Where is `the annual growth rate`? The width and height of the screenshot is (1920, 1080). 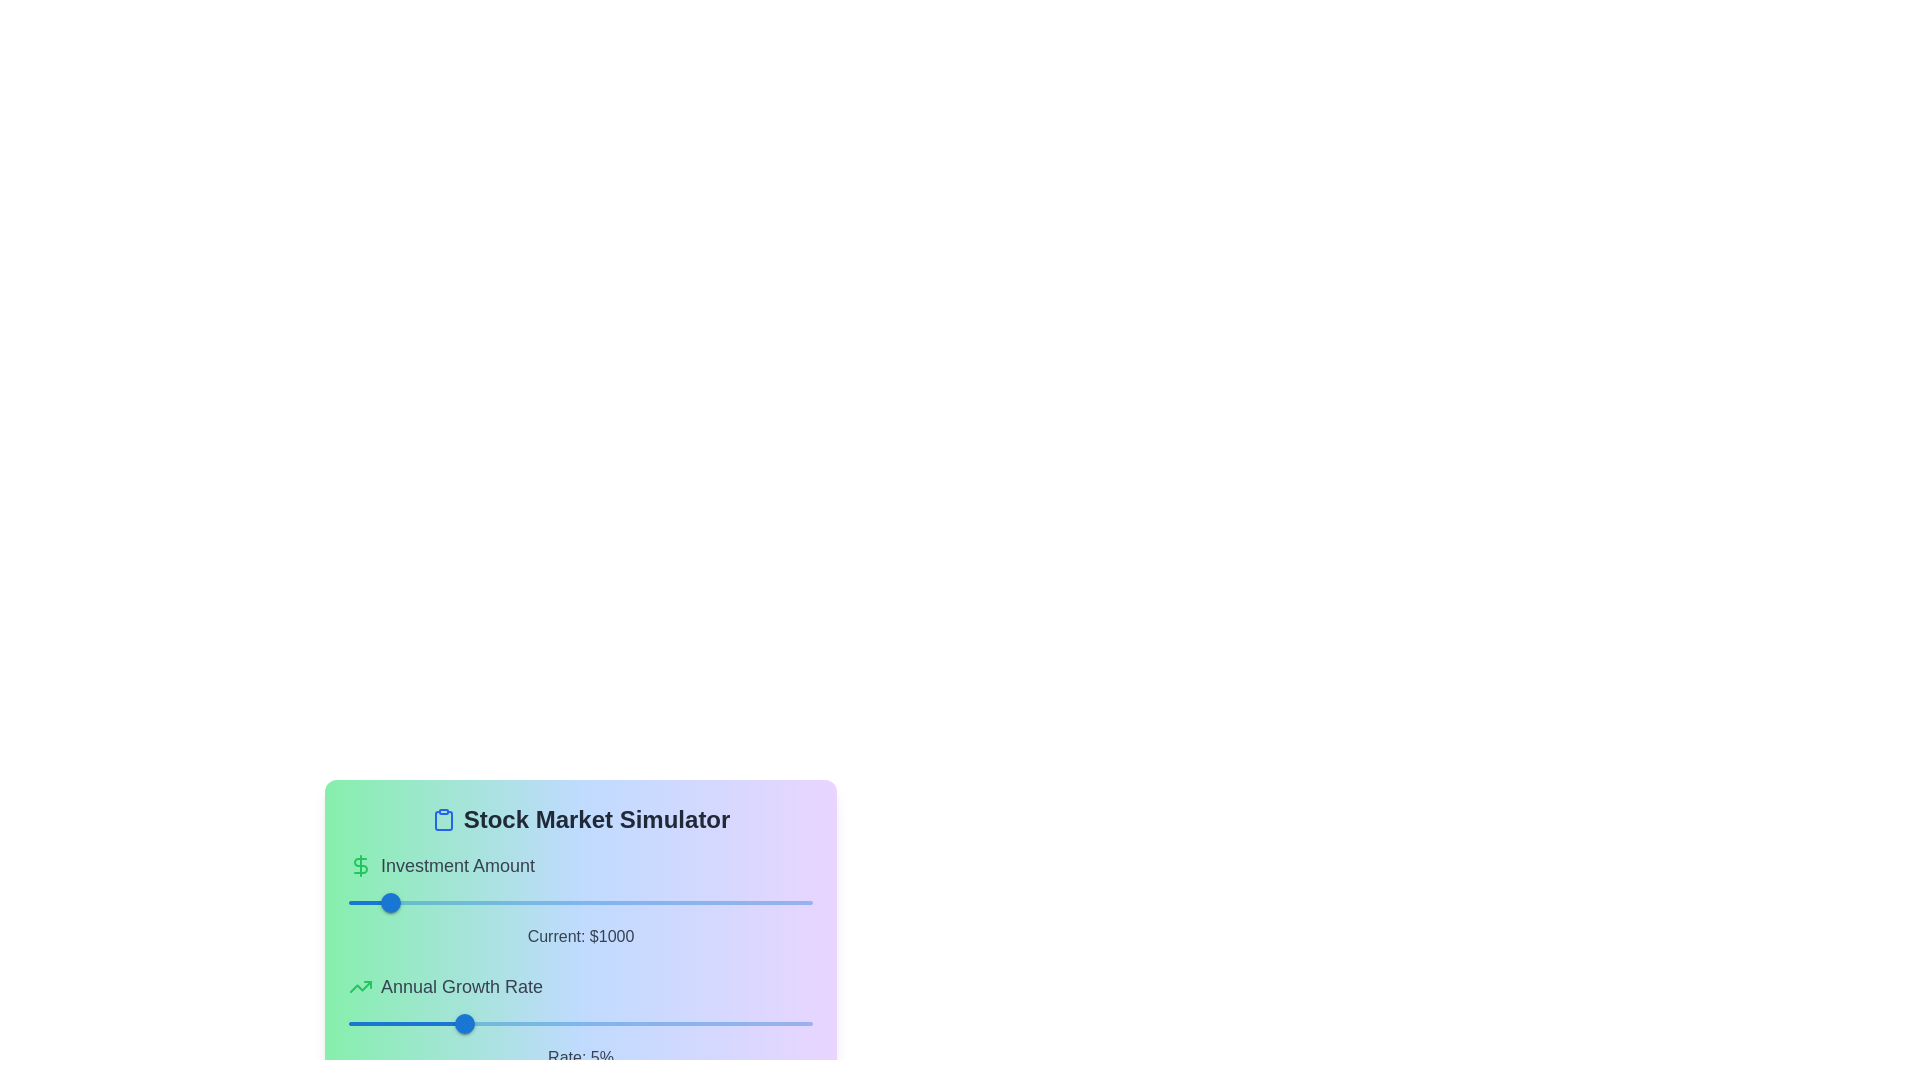
the annual growth rate is located at coordinates (626, 1023).